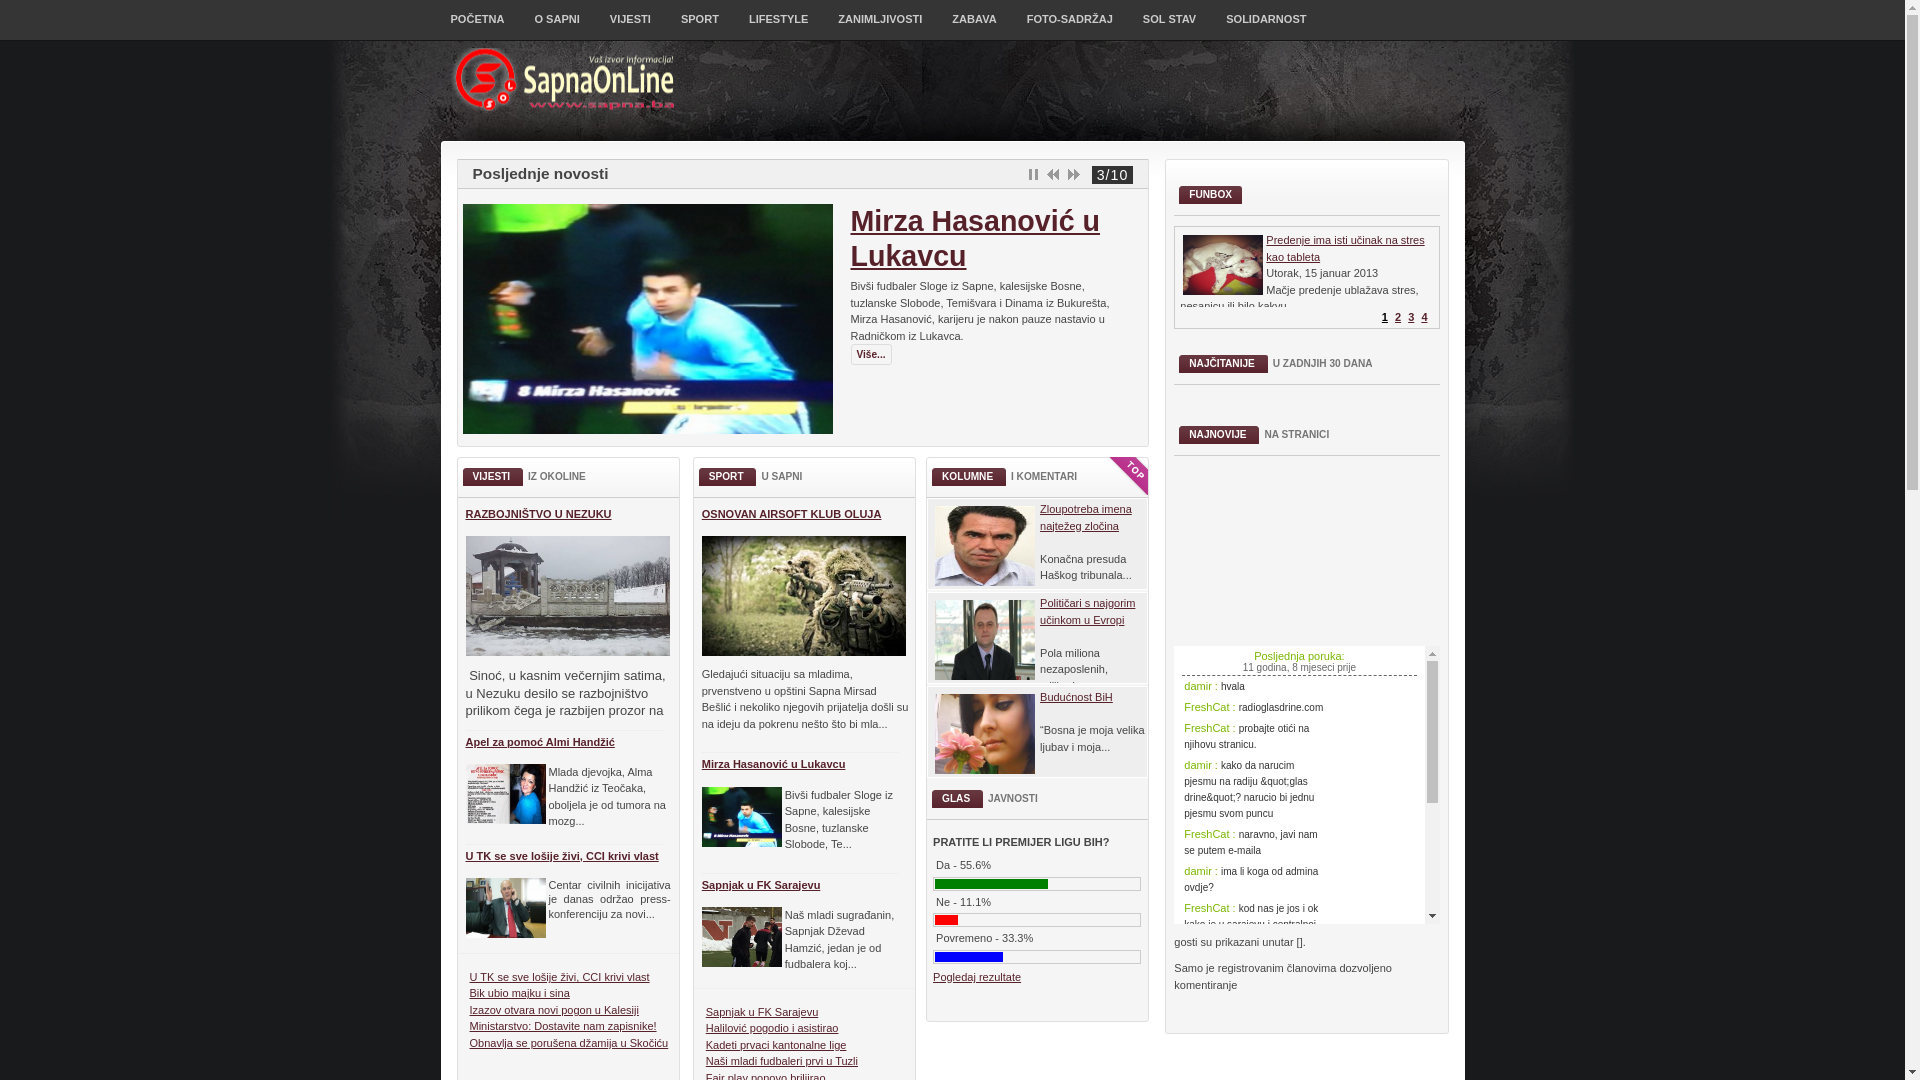 The width and height of the screenshot is (1920, 1080). Describe the element at coordinates (879, 27) in the screenshot. I see `'ZANIMLJIVOSTI'` at that location.